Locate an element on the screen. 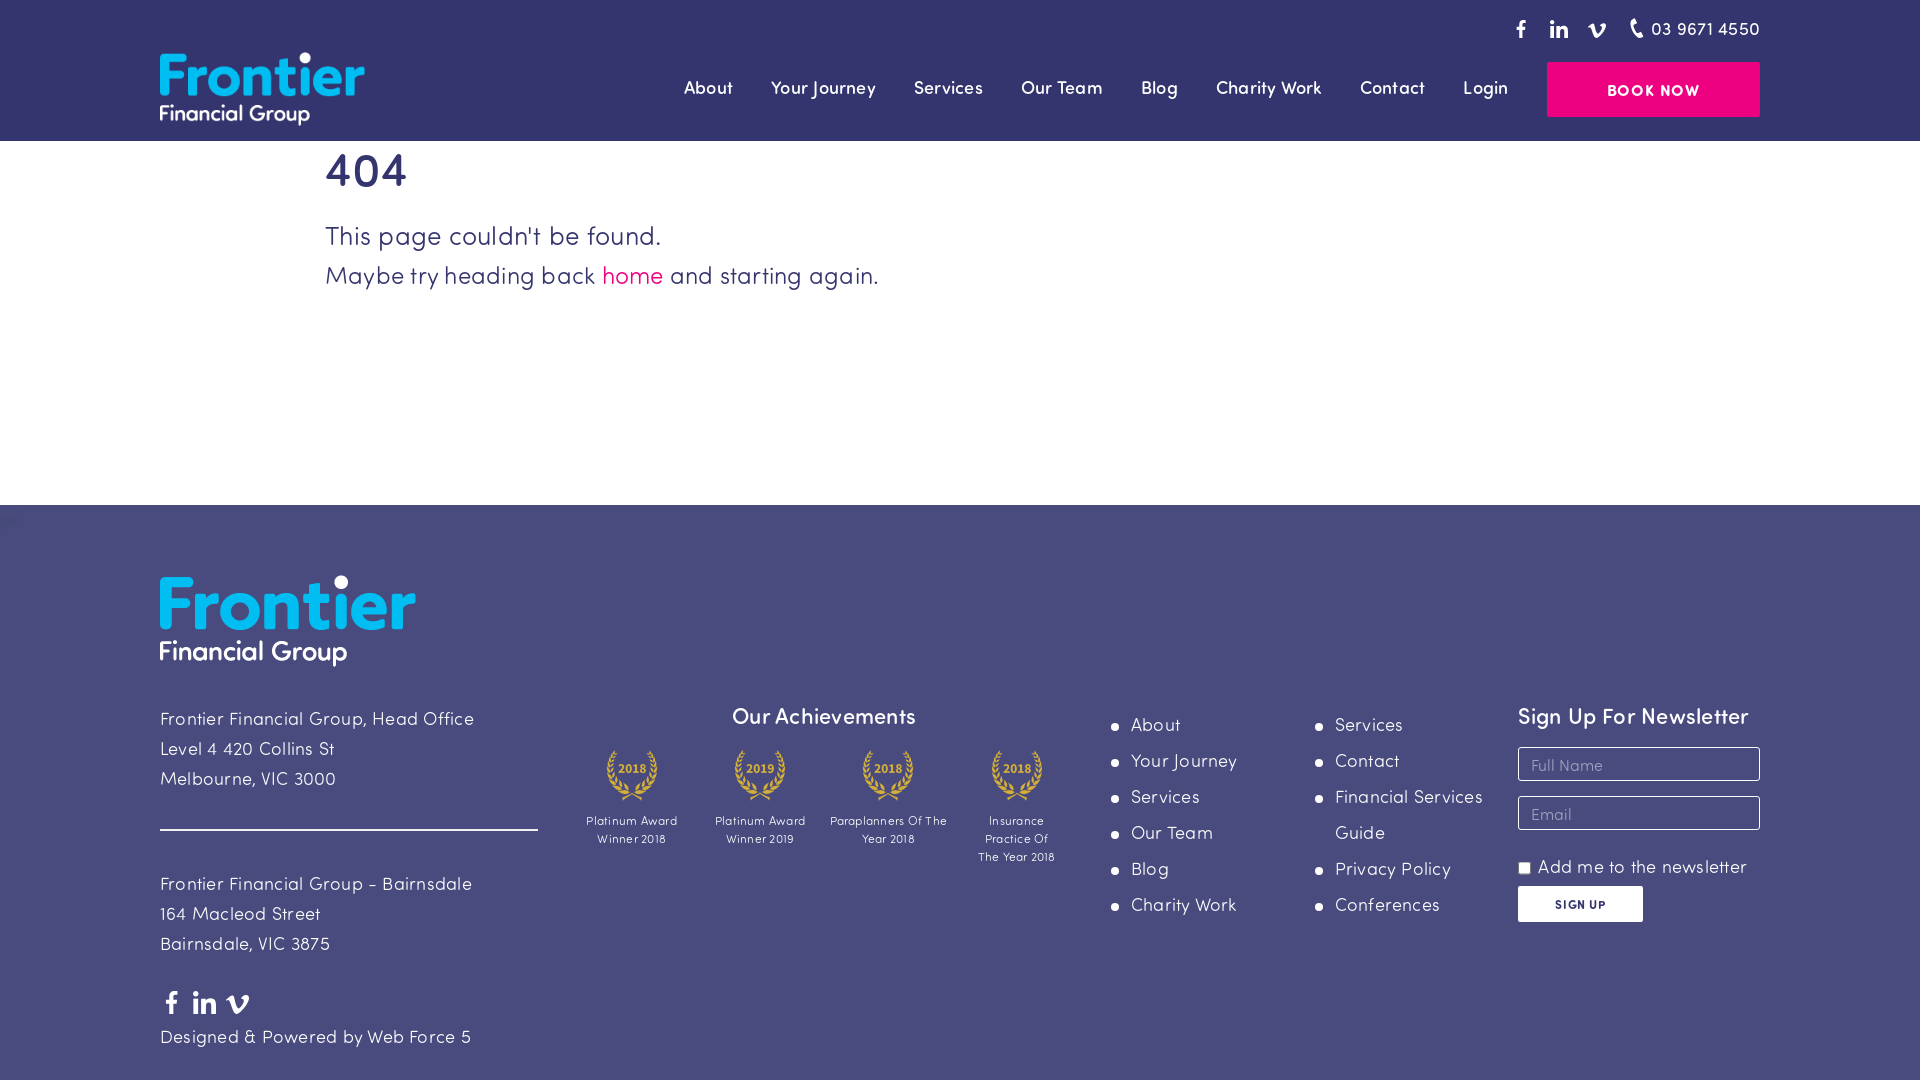 This screenshot has height=1080, width=1920. 'Blog' is located at coordinates (1150, 866).